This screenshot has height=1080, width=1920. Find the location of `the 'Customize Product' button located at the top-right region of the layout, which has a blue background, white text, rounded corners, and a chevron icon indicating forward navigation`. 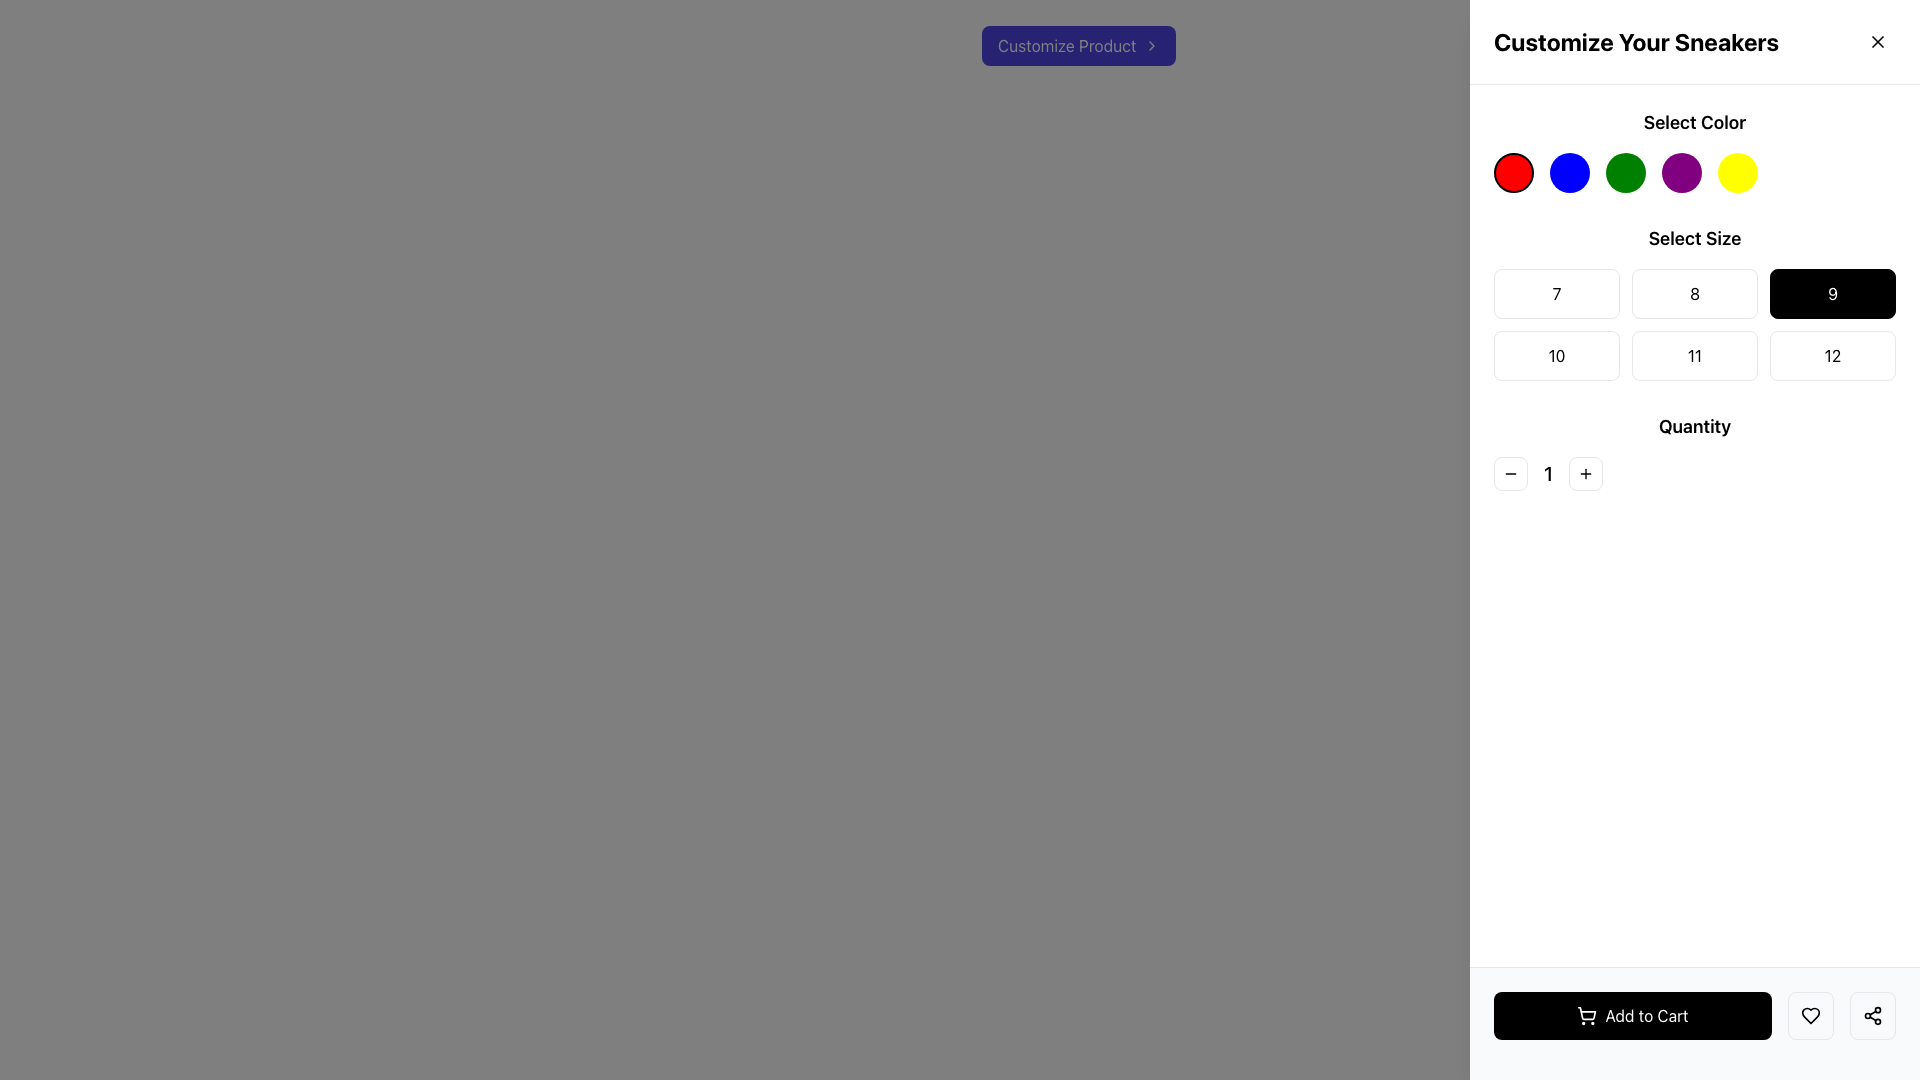

the 'Customize Product' button located at the top-right region of the layout, which has a blue background, white text, rounded corners, and a chevron icon indicating forward navigation is located at coordinates (1078, 45).